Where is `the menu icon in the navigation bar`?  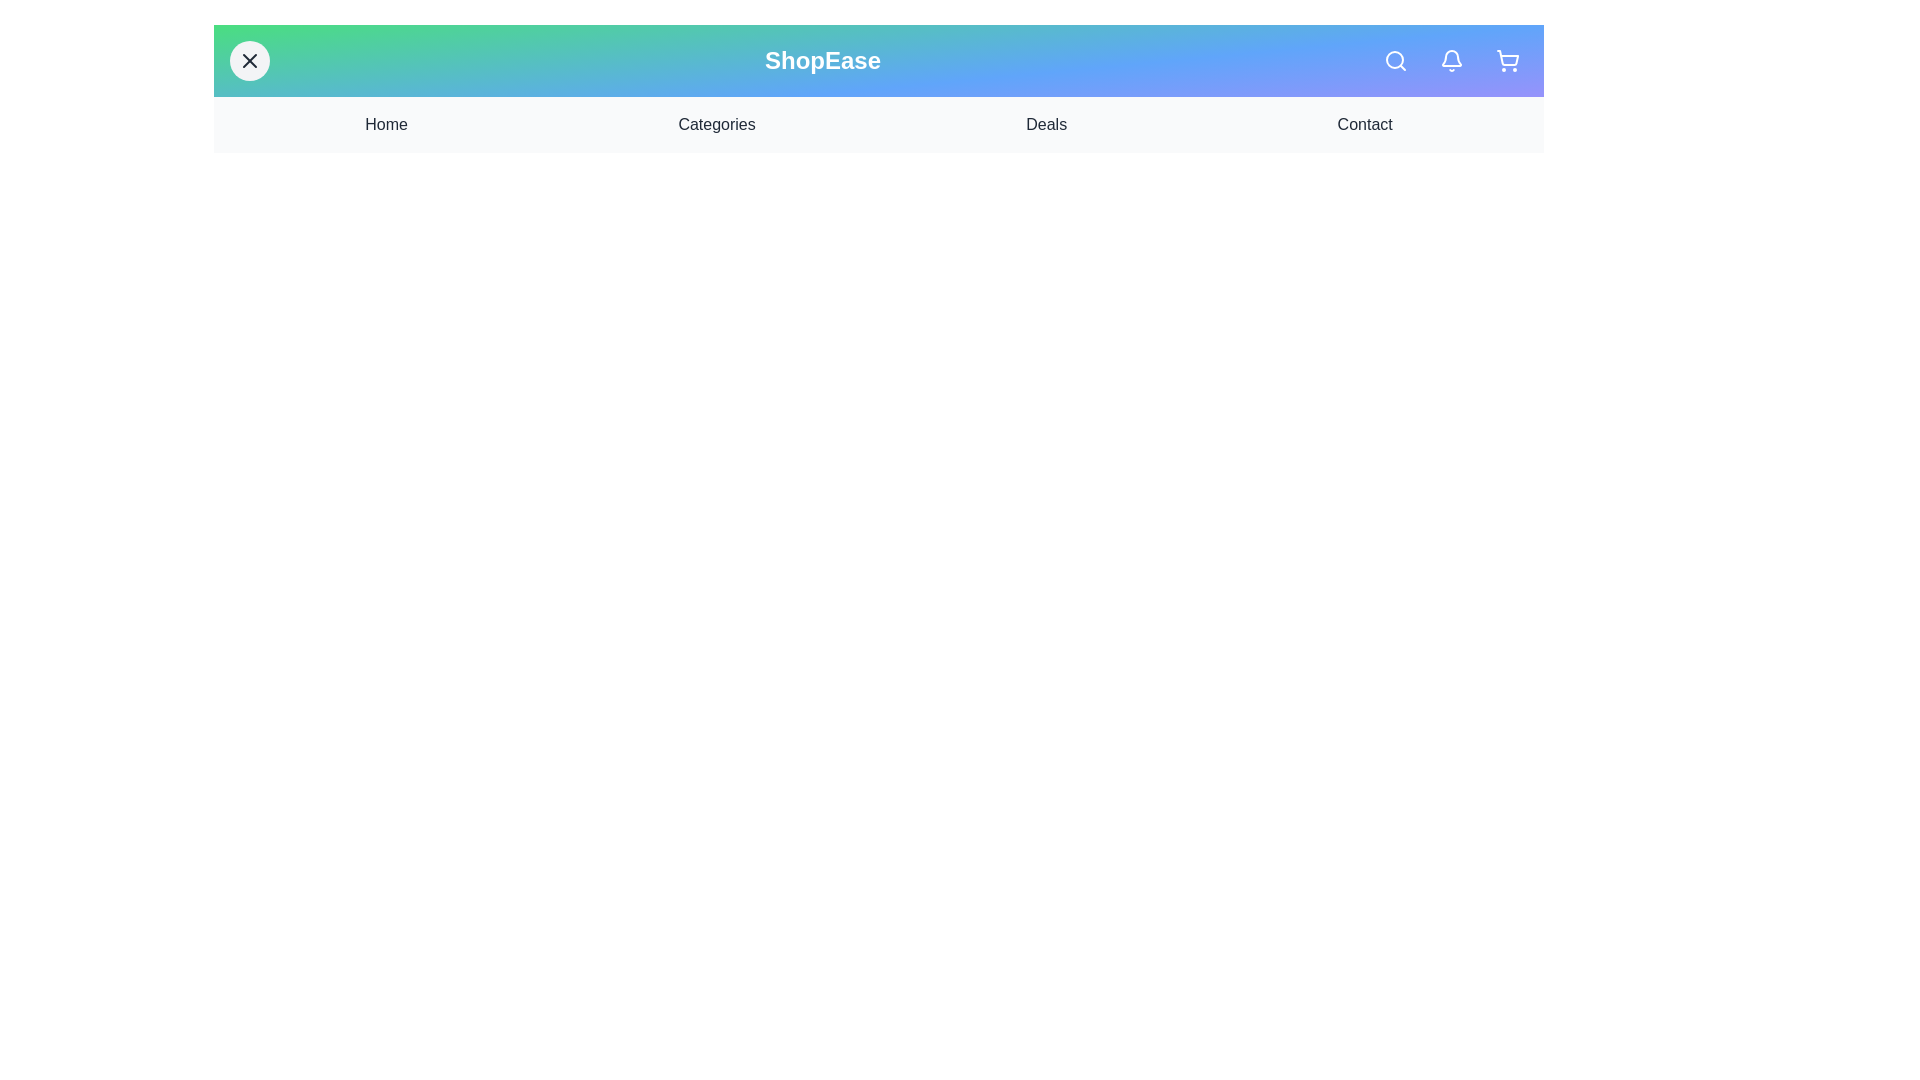
the menu icon in the navigation bar is located at coordinates (248, 60).